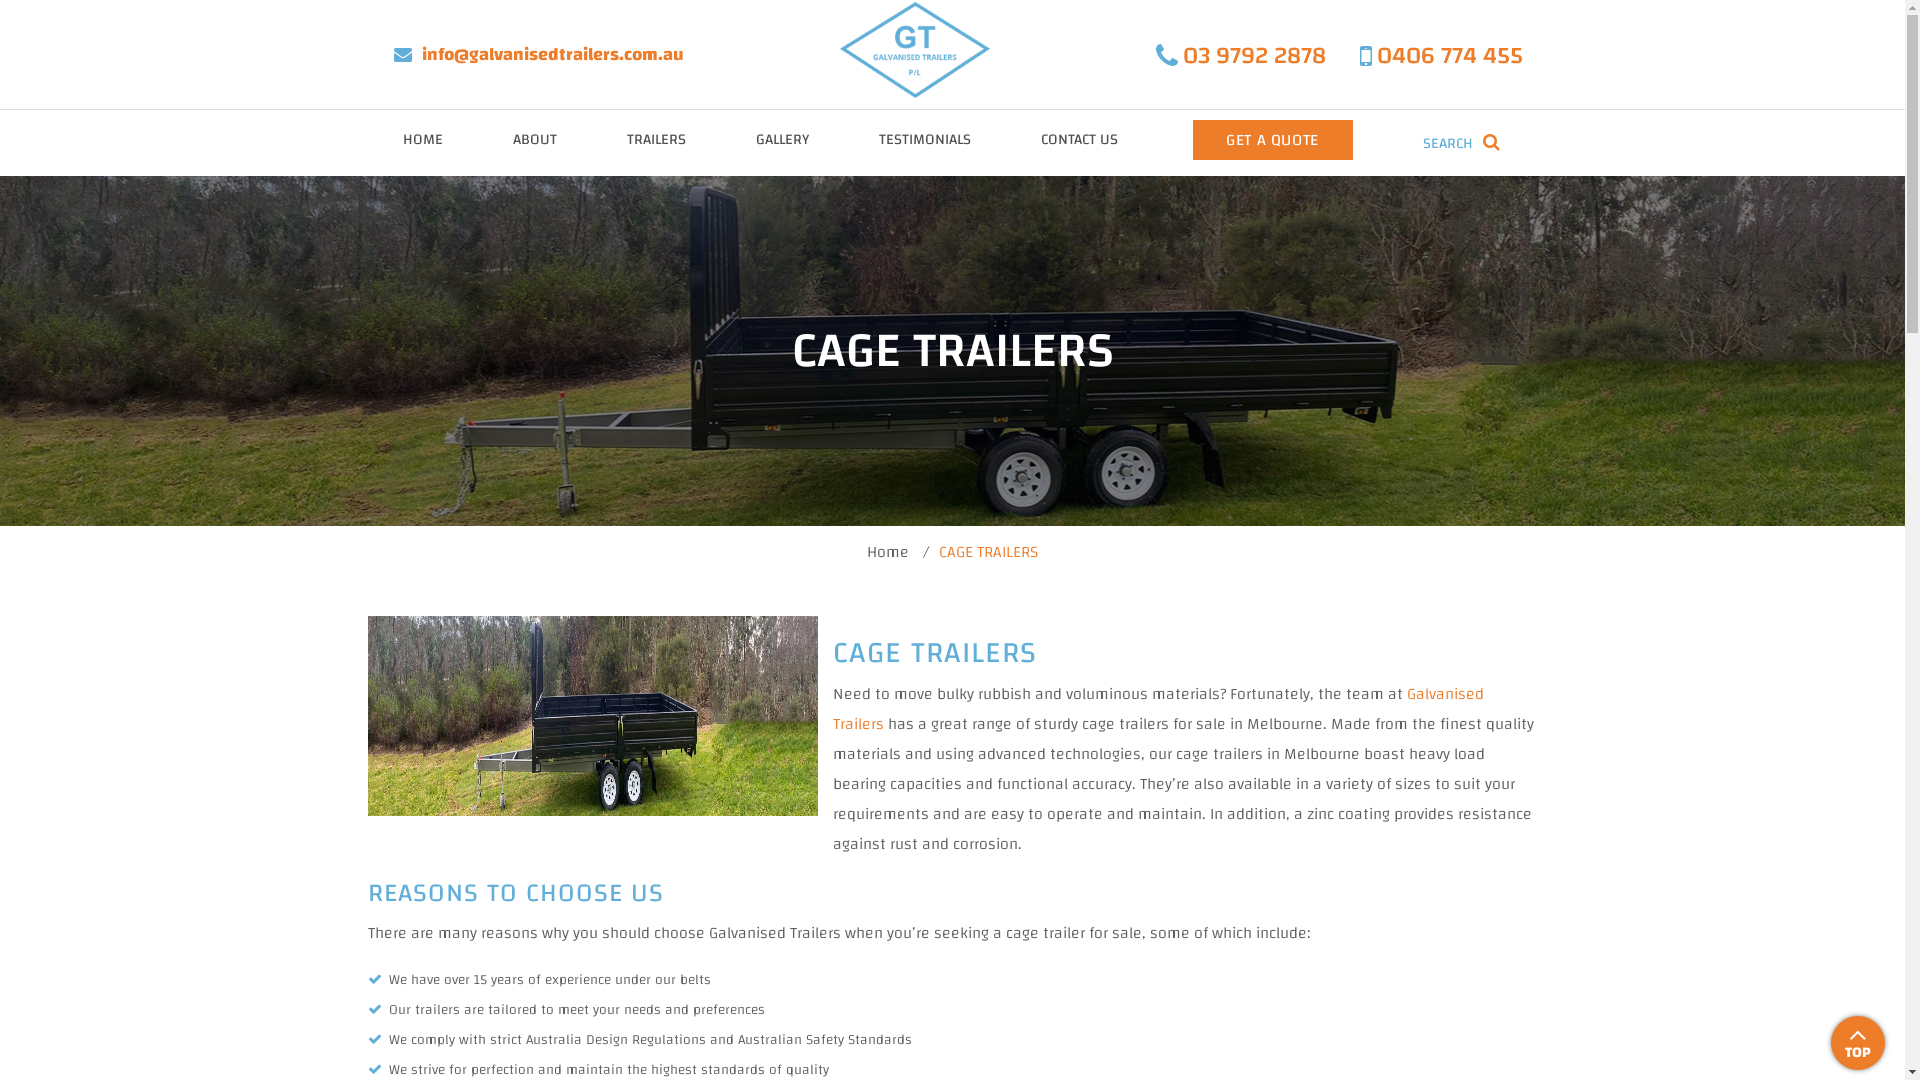 The height and width of the screenshot is (1080, 1920). Describe the element at coordinates (534, 138) in the screenshot. I see `'ABOUT'` at that location.